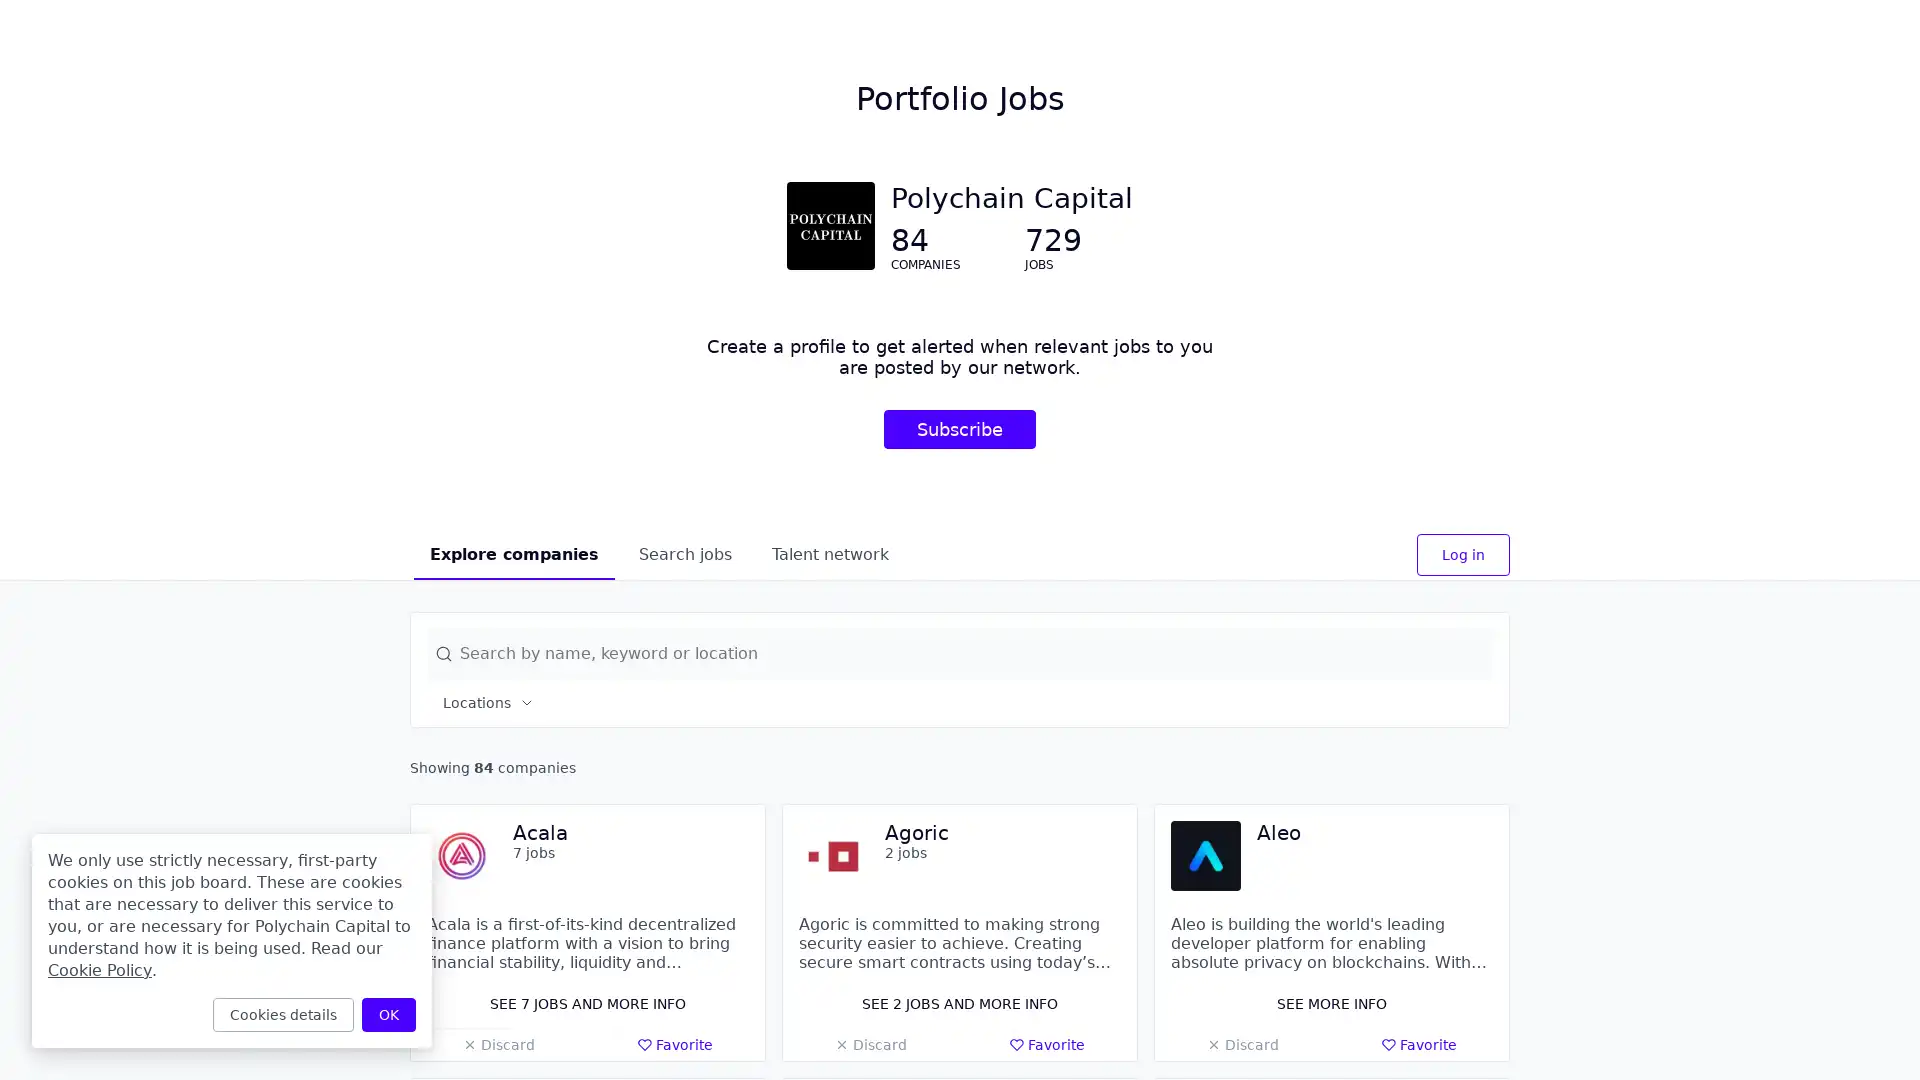 This screenshot has width=1920, height=1080. Describe the element at coordinates (870, 1044) in the screenshot. I see `Discard` at that location.